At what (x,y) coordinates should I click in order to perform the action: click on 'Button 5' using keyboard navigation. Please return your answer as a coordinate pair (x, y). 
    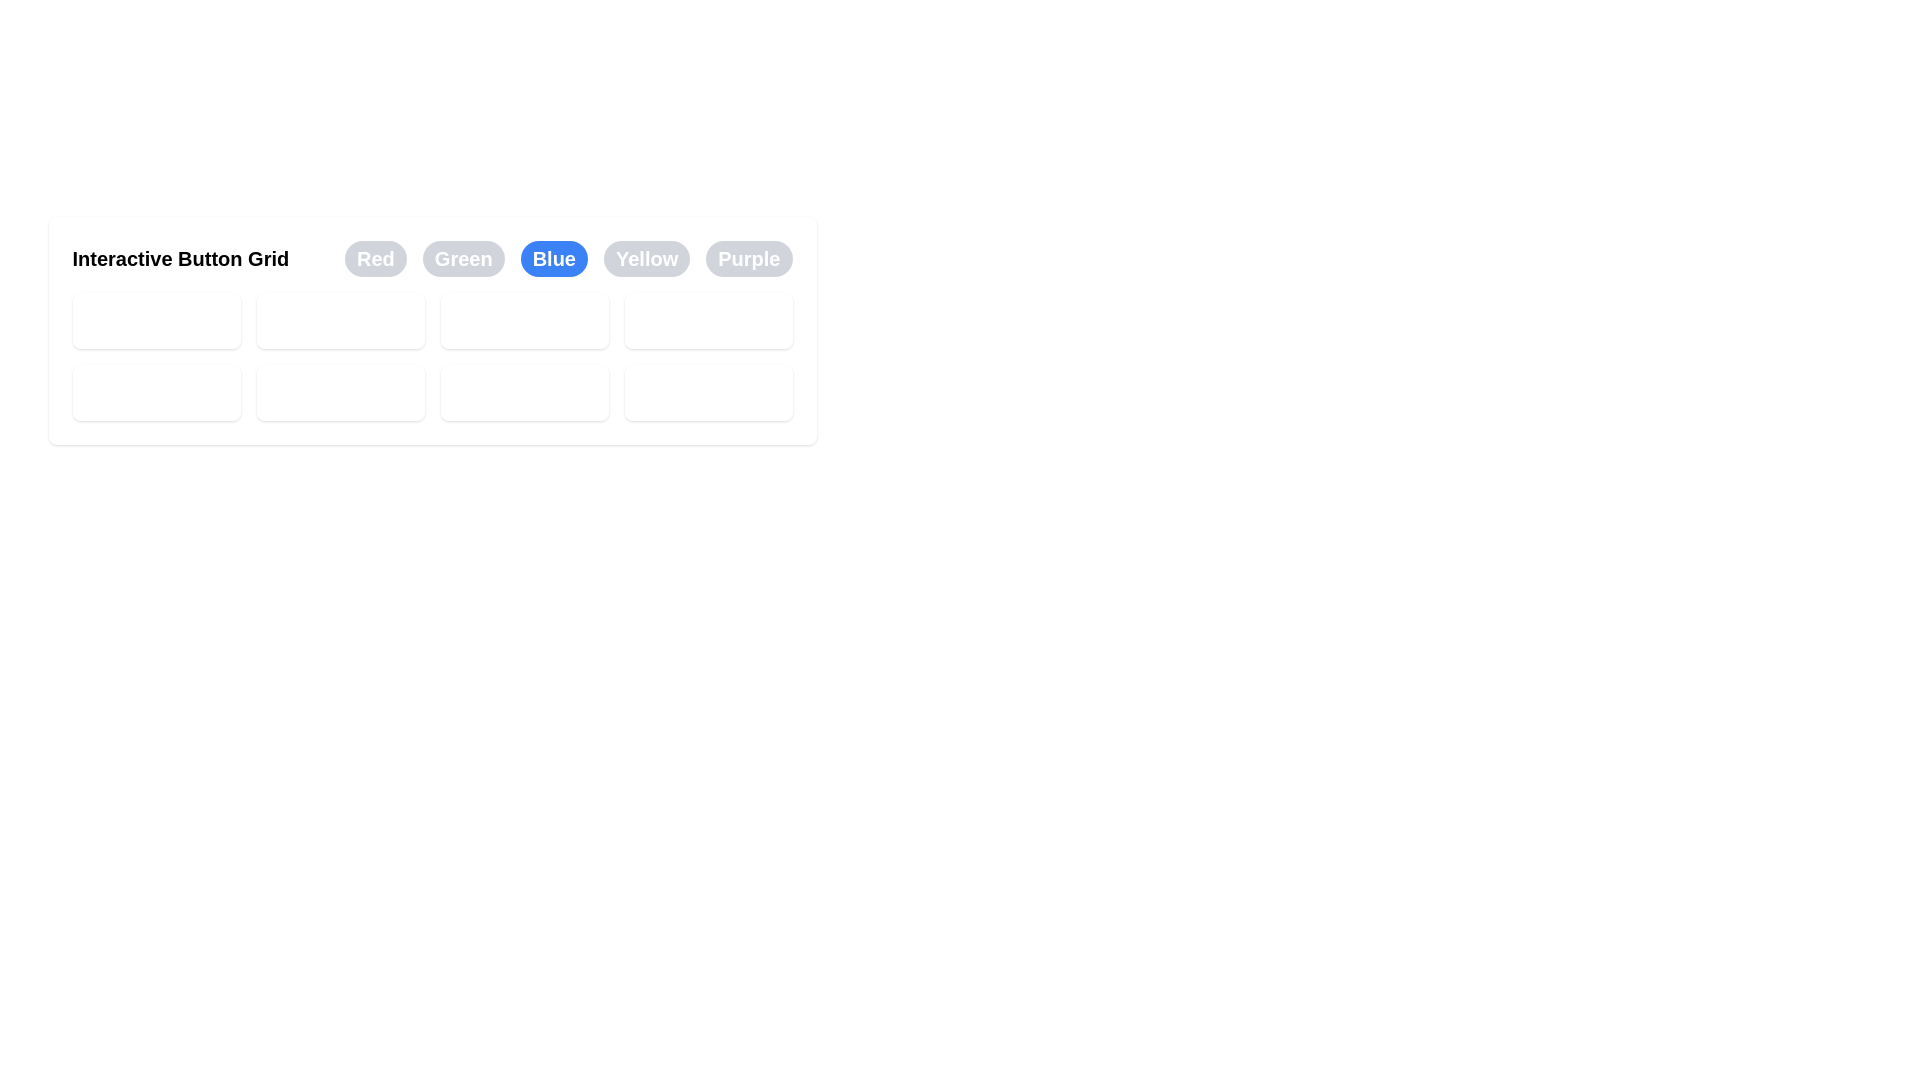
    Looking at the image, I should click on (155, 393).